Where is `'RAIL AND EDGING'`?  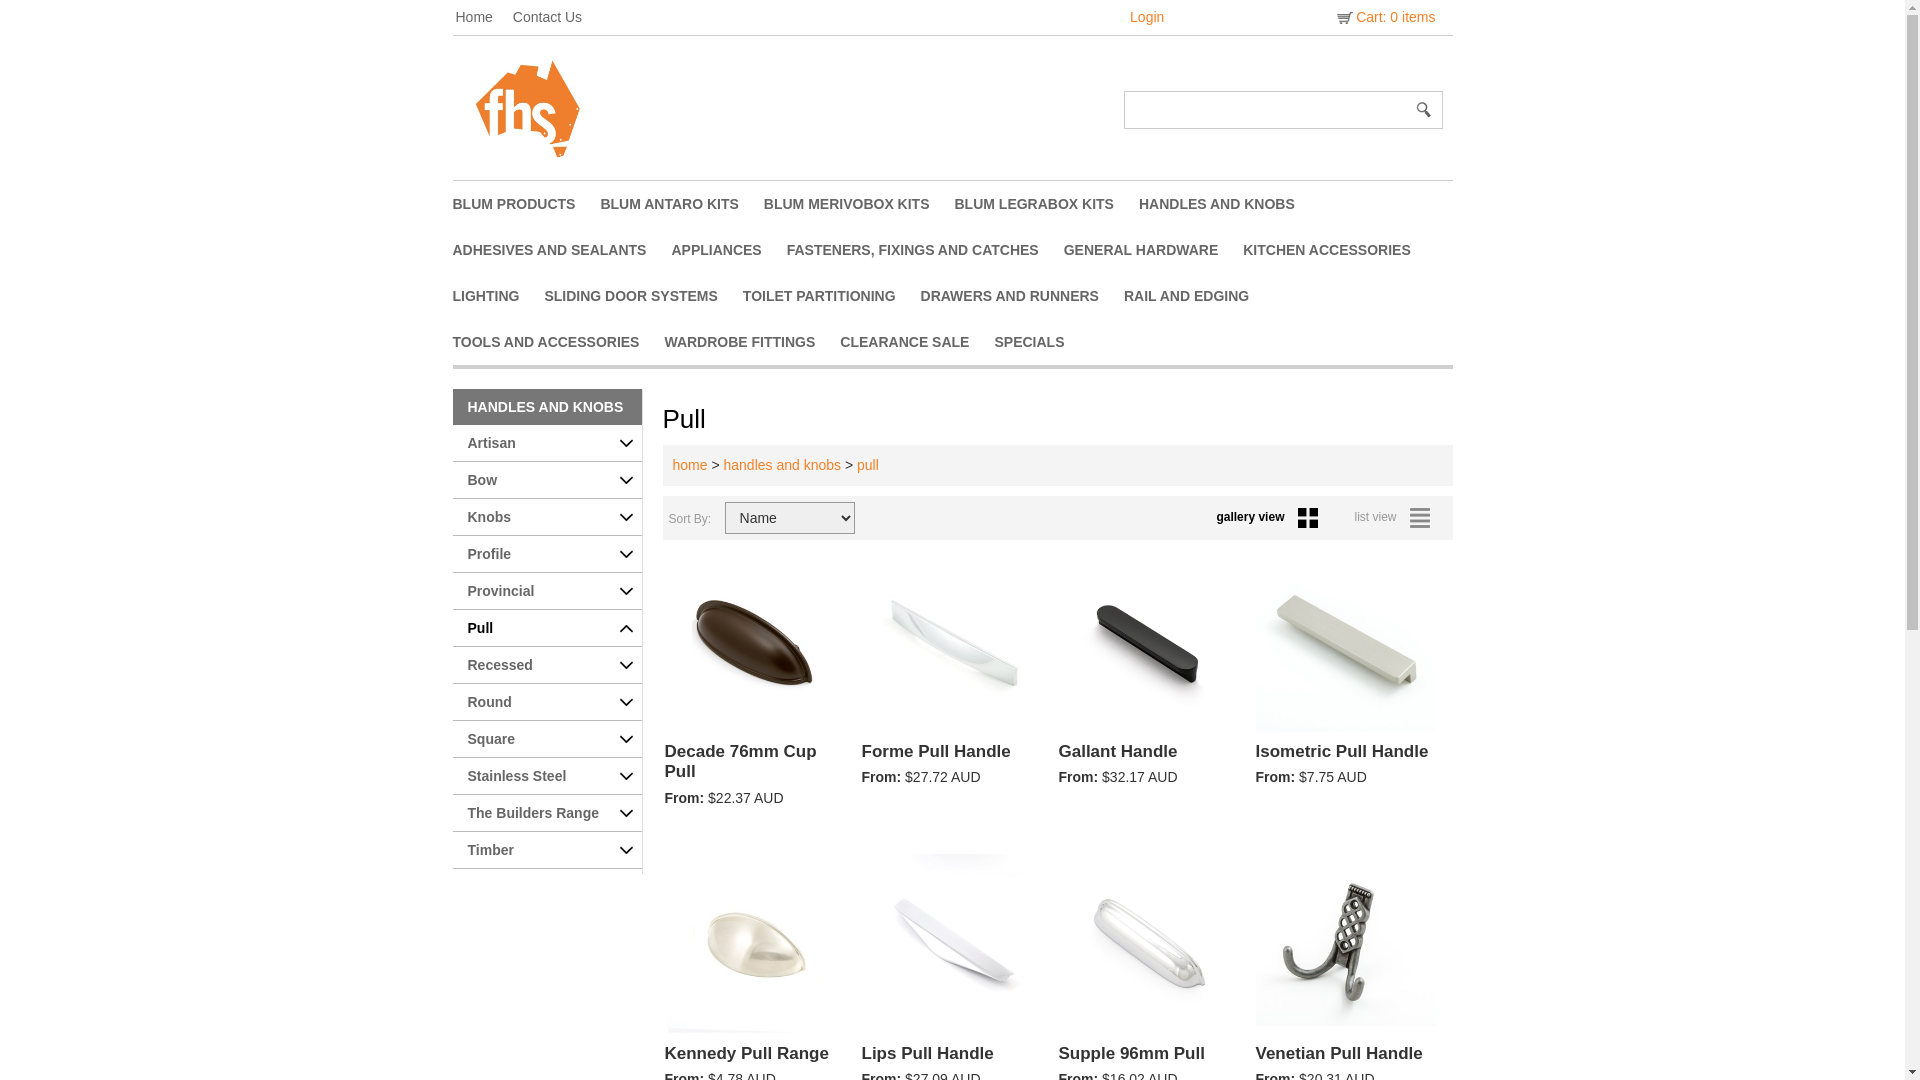 'RAIL AND EDGING' is located at coordinates (1199, 296).